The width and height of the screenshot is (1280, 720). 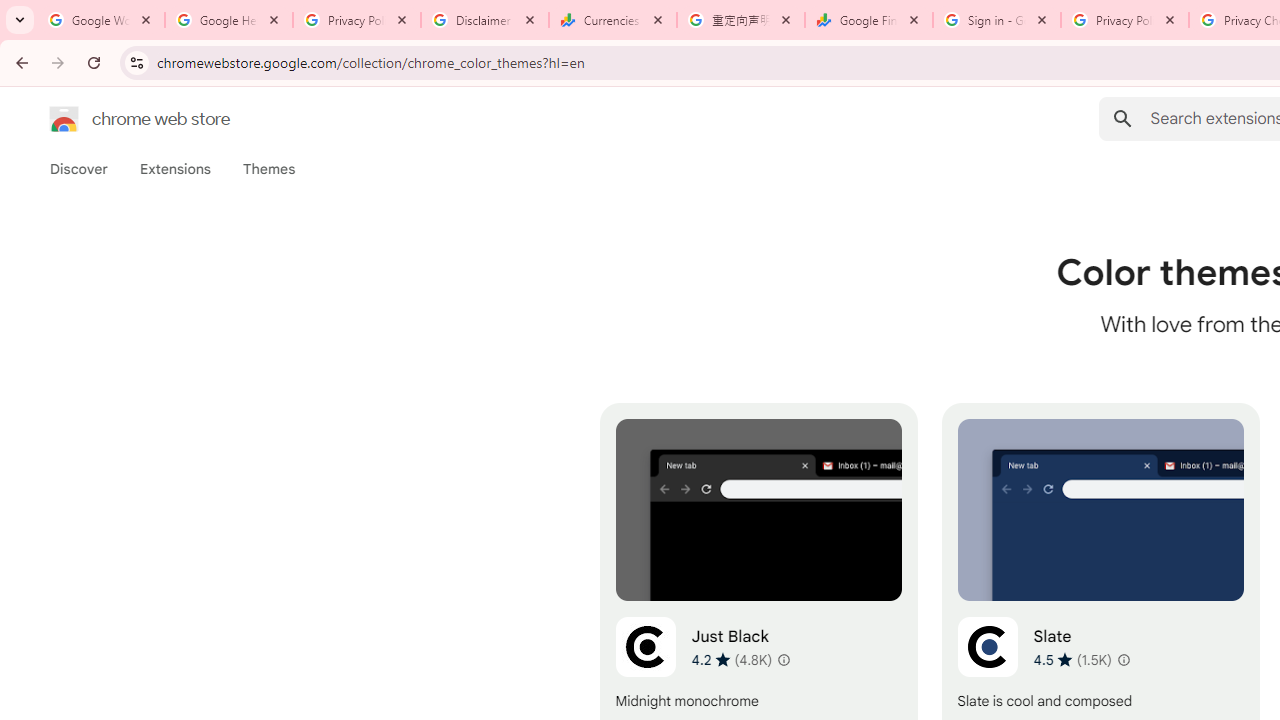 I want to click on 'Extensions', so click(x=174, y=168).